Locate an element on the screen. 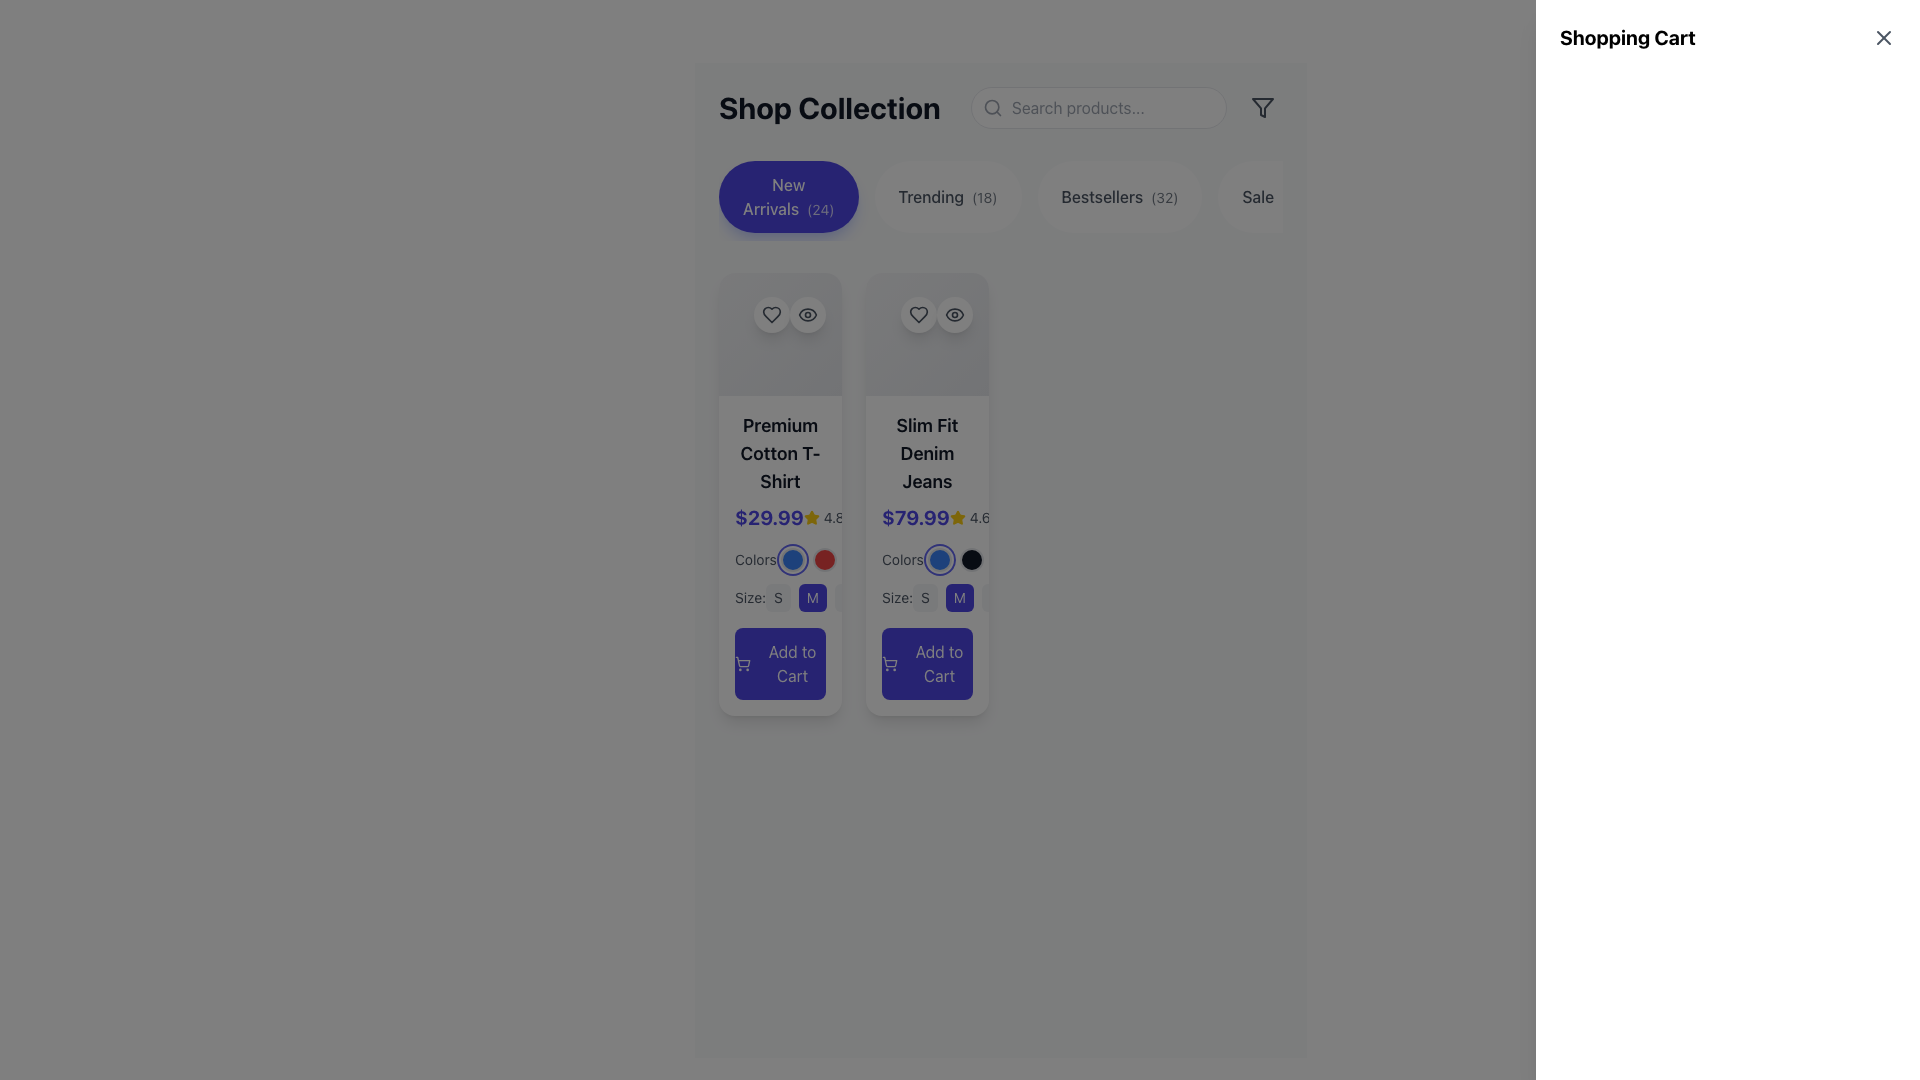  the 'Add to Cart' text label within the blue rectangular button is located at coordinates (938, 663).